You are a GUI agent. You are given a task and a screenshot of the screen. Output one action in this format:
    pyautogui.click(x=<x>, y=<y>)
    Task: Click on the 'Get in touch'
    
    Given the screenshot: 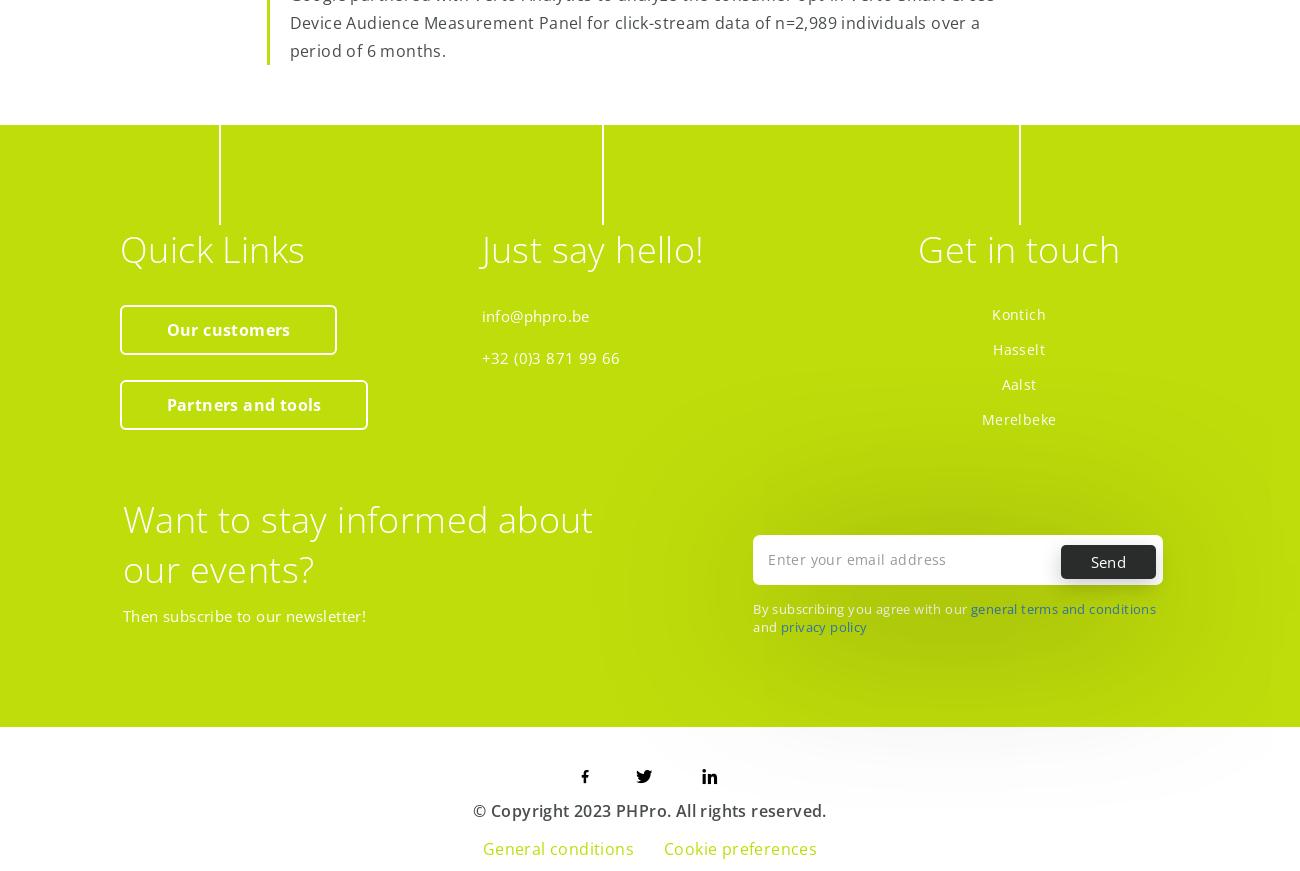 What is the action you would take?
    pyautogui.click(x=1017, y=248)
    